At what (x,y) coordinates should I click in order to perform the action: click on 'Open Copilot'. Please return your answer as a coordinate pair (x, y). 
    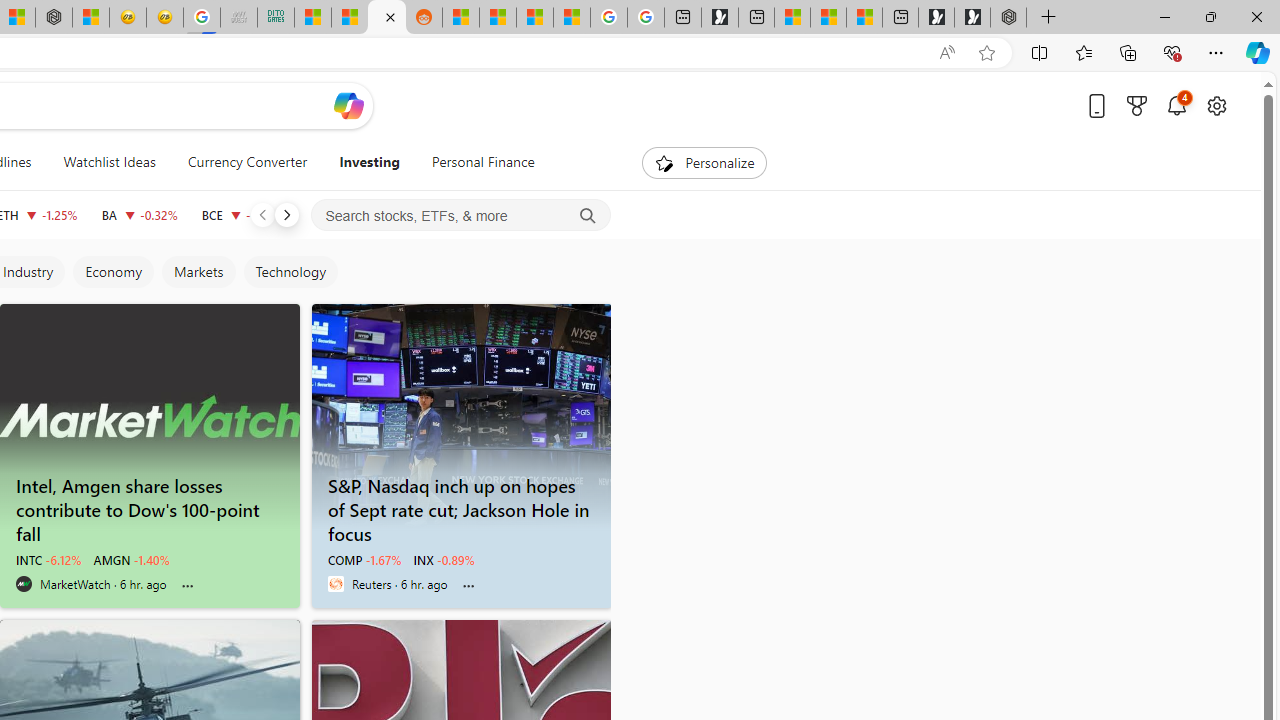
    Looking at the image, I should click on (348, 105).